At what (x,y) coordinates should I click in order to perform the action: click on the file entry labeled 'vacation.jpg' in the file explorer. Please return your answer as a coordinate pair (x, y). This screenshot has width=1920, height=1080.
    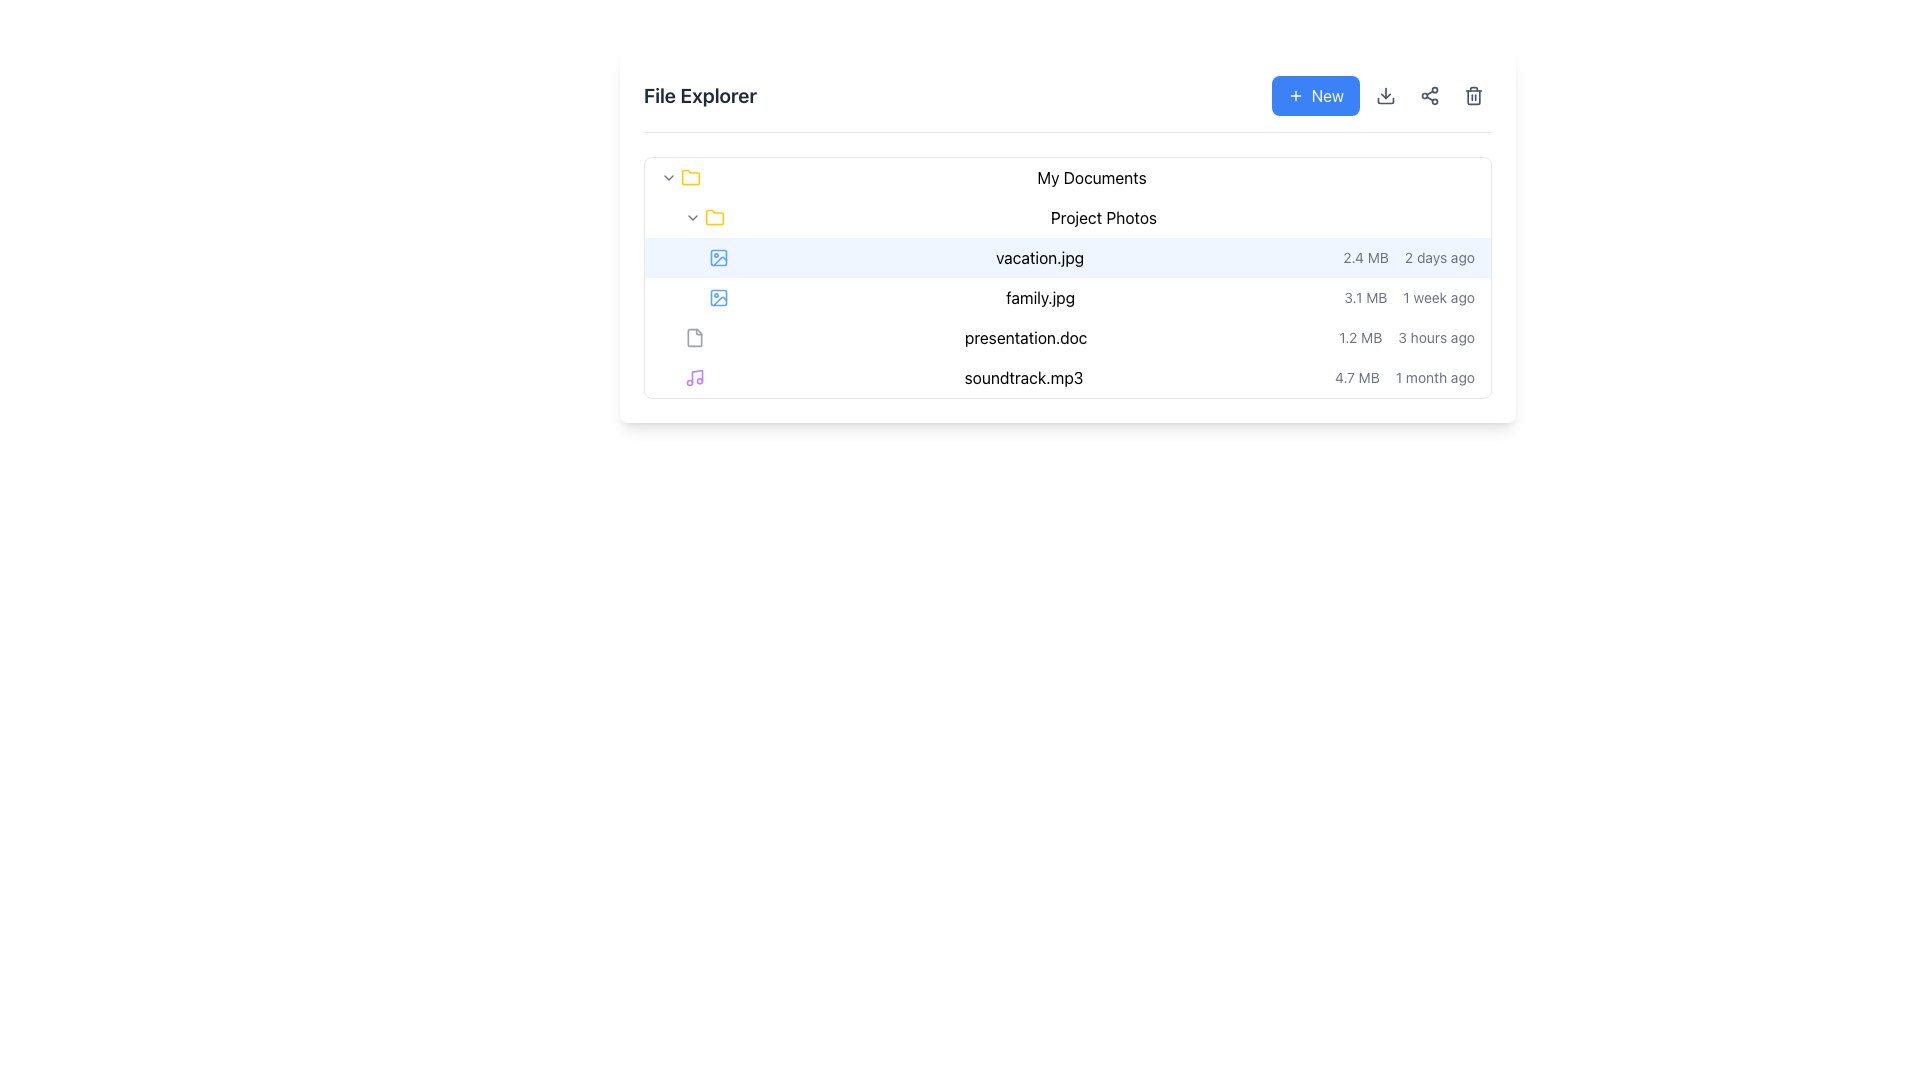
    Looking at the image, I should click on (1067, 236).